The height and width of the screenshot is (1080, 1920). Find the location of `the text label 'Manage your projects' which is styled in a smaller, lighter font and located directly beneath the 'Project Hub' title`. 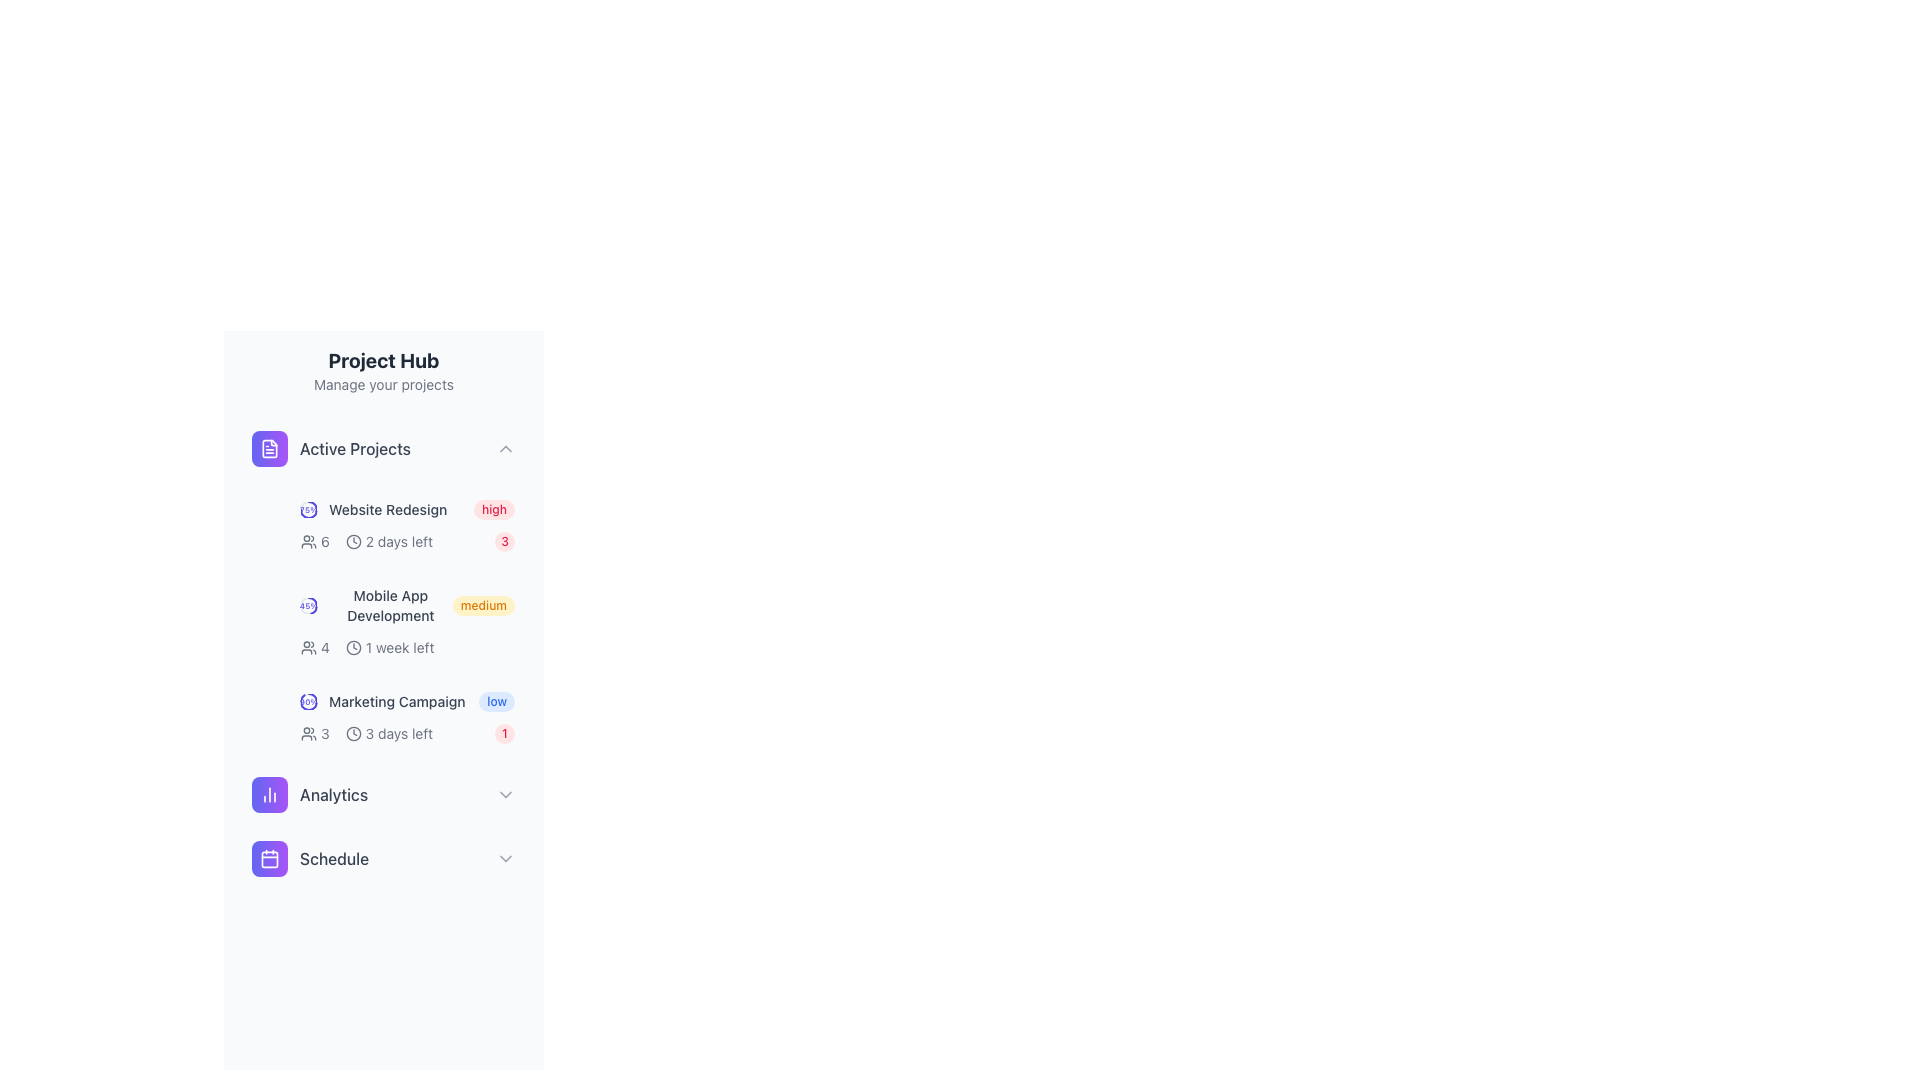

the text label 'Manage your projects' which is styled in a smaller, lighter font and located directly beneath the 'Project Hub' title is located at coordinates (384, 385).